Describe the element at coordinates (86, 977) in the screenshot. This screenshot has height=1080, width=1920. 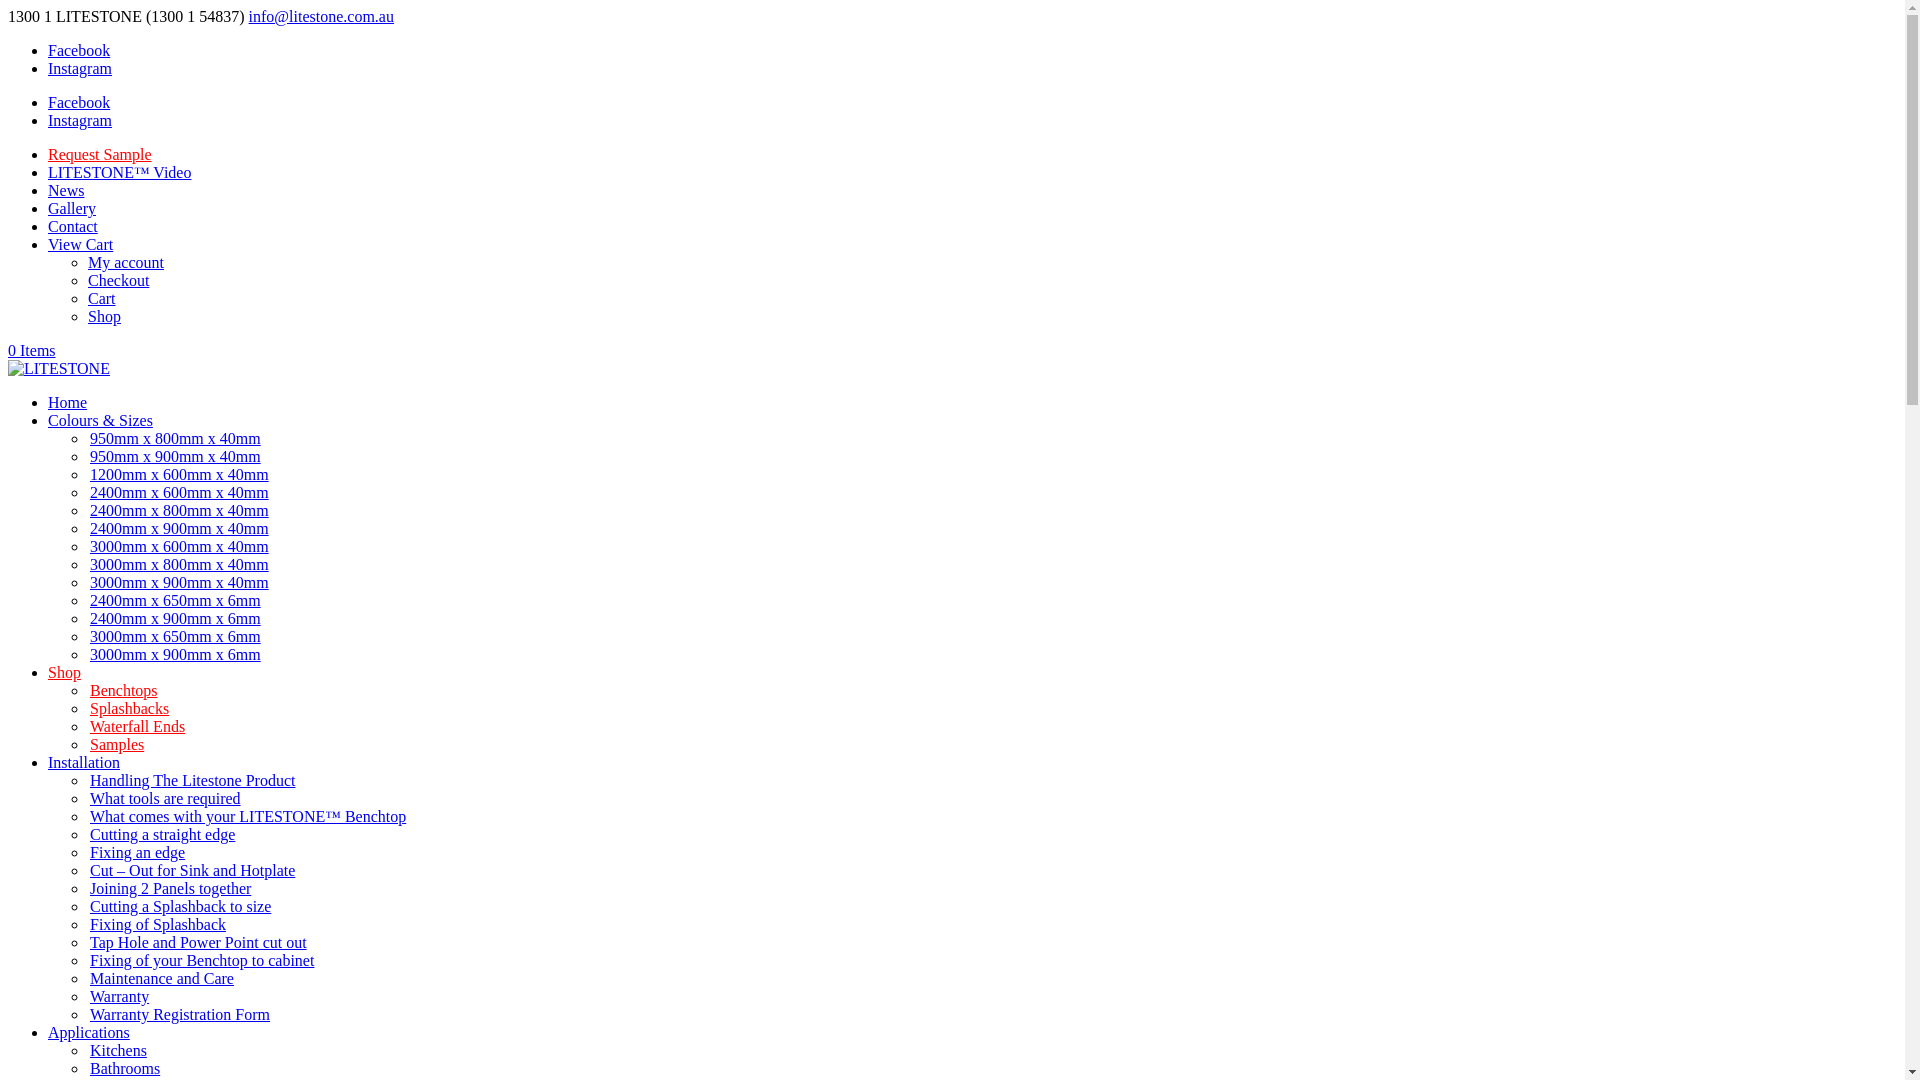
I see `'Maintenance and Care'` at that location.